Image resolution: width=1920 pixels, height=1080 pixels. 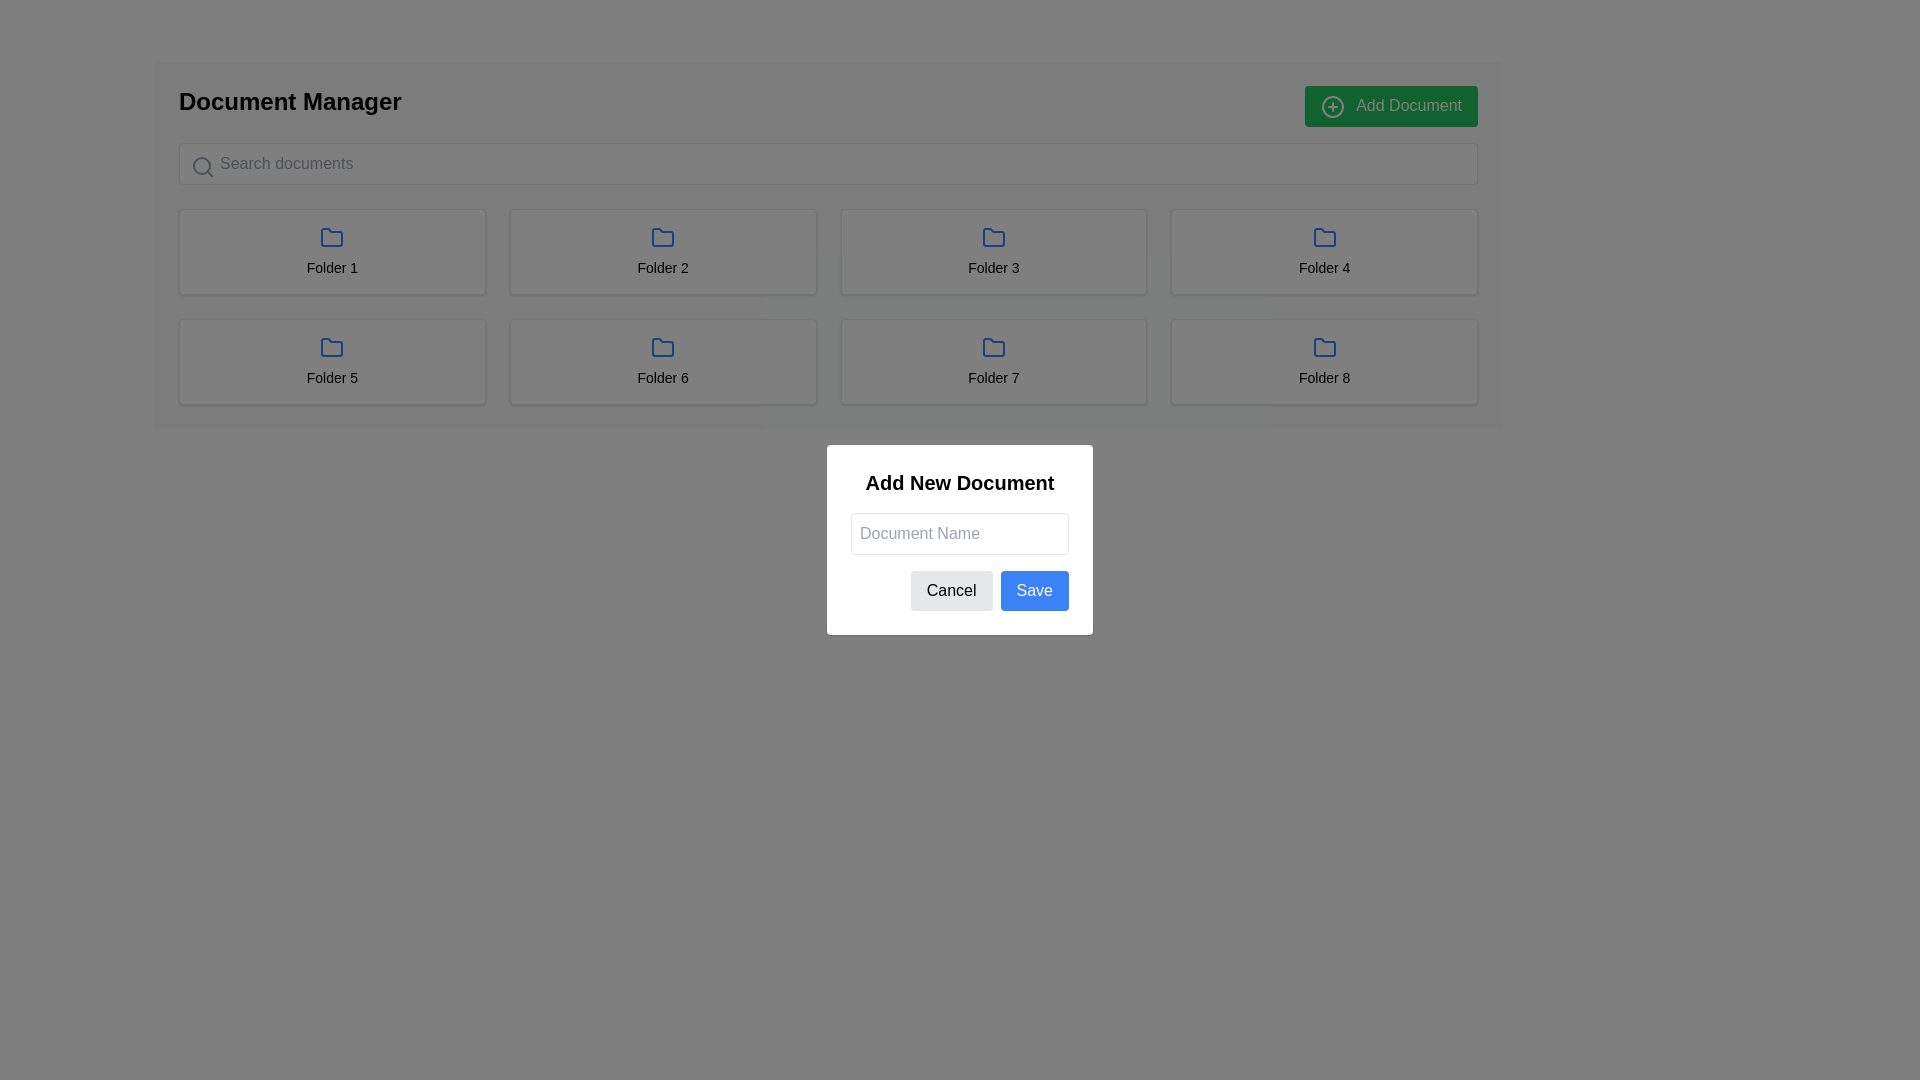 I want to click on the prominent text label reading 'Document Manager', which is styled with bold and large font and located in the upper-left corner of the page, so click(x=289, y=106).